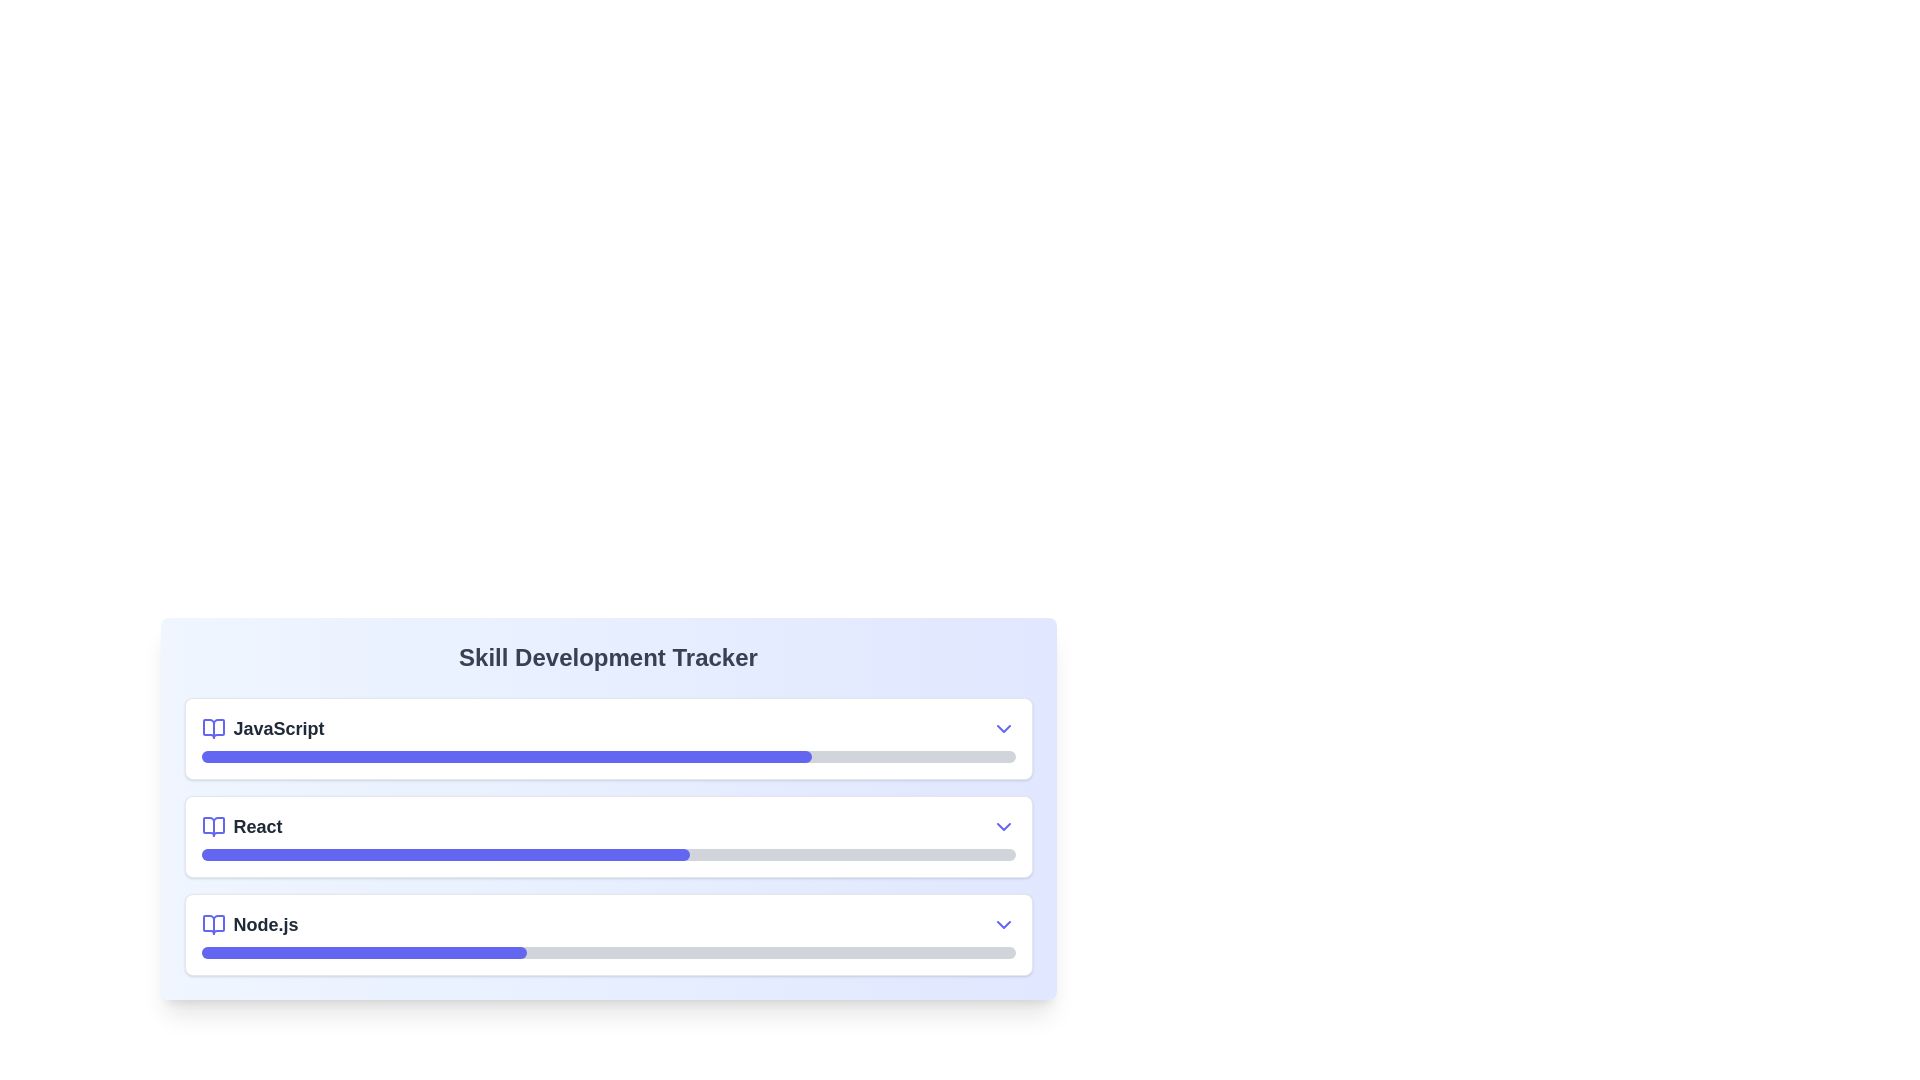  Describe the element at coordinates (607, 951) in the screenshot. I see `the progress bar representing the progress achieved in the skill 'Node.js' within the 'Skill Development Tracker'. This is the third progress bar in the vertical stack, located below the 'Node.js' title` at that location.